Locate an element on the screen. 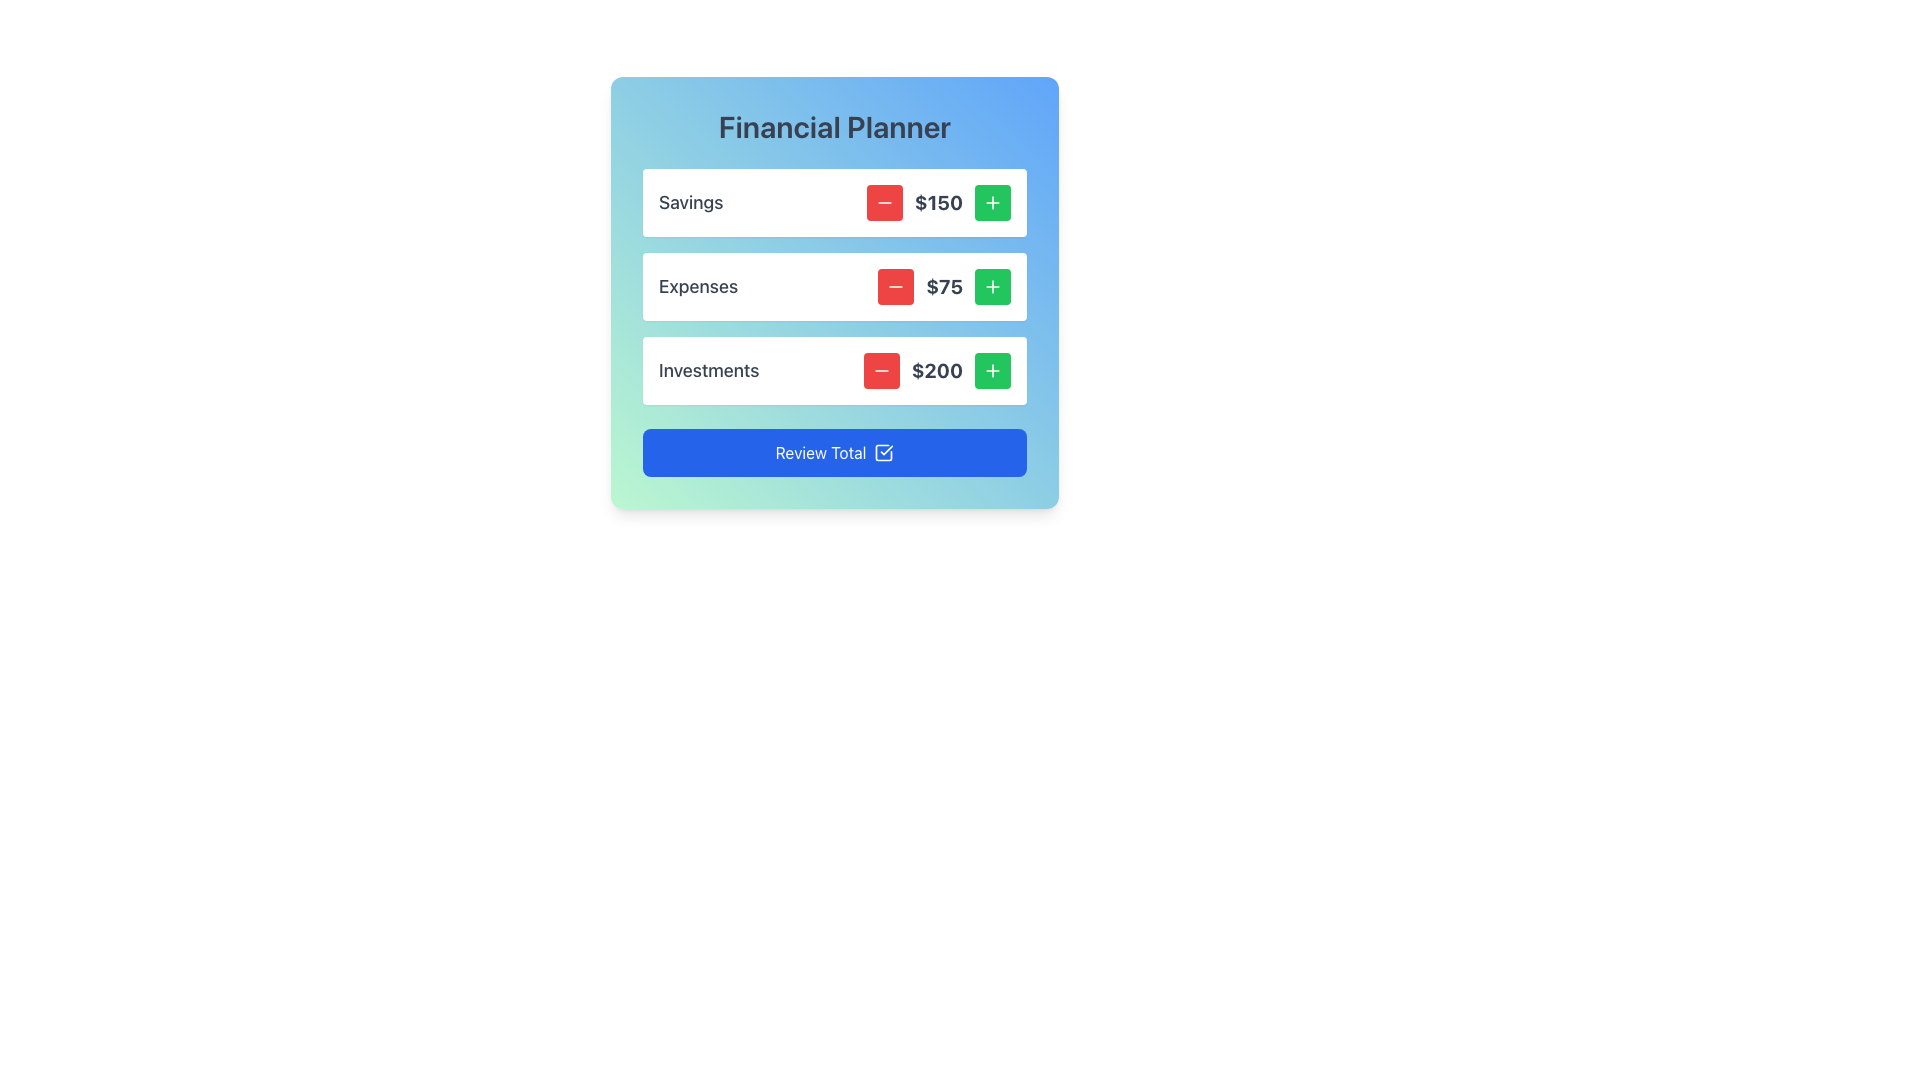 The width and height of the screenshot is (1920, 1080). the label in the third financial category row of the financial planning card, which describes the category corresponding to the monetary values and adjustment buttons for Investments is located at coordinates (709, 370).